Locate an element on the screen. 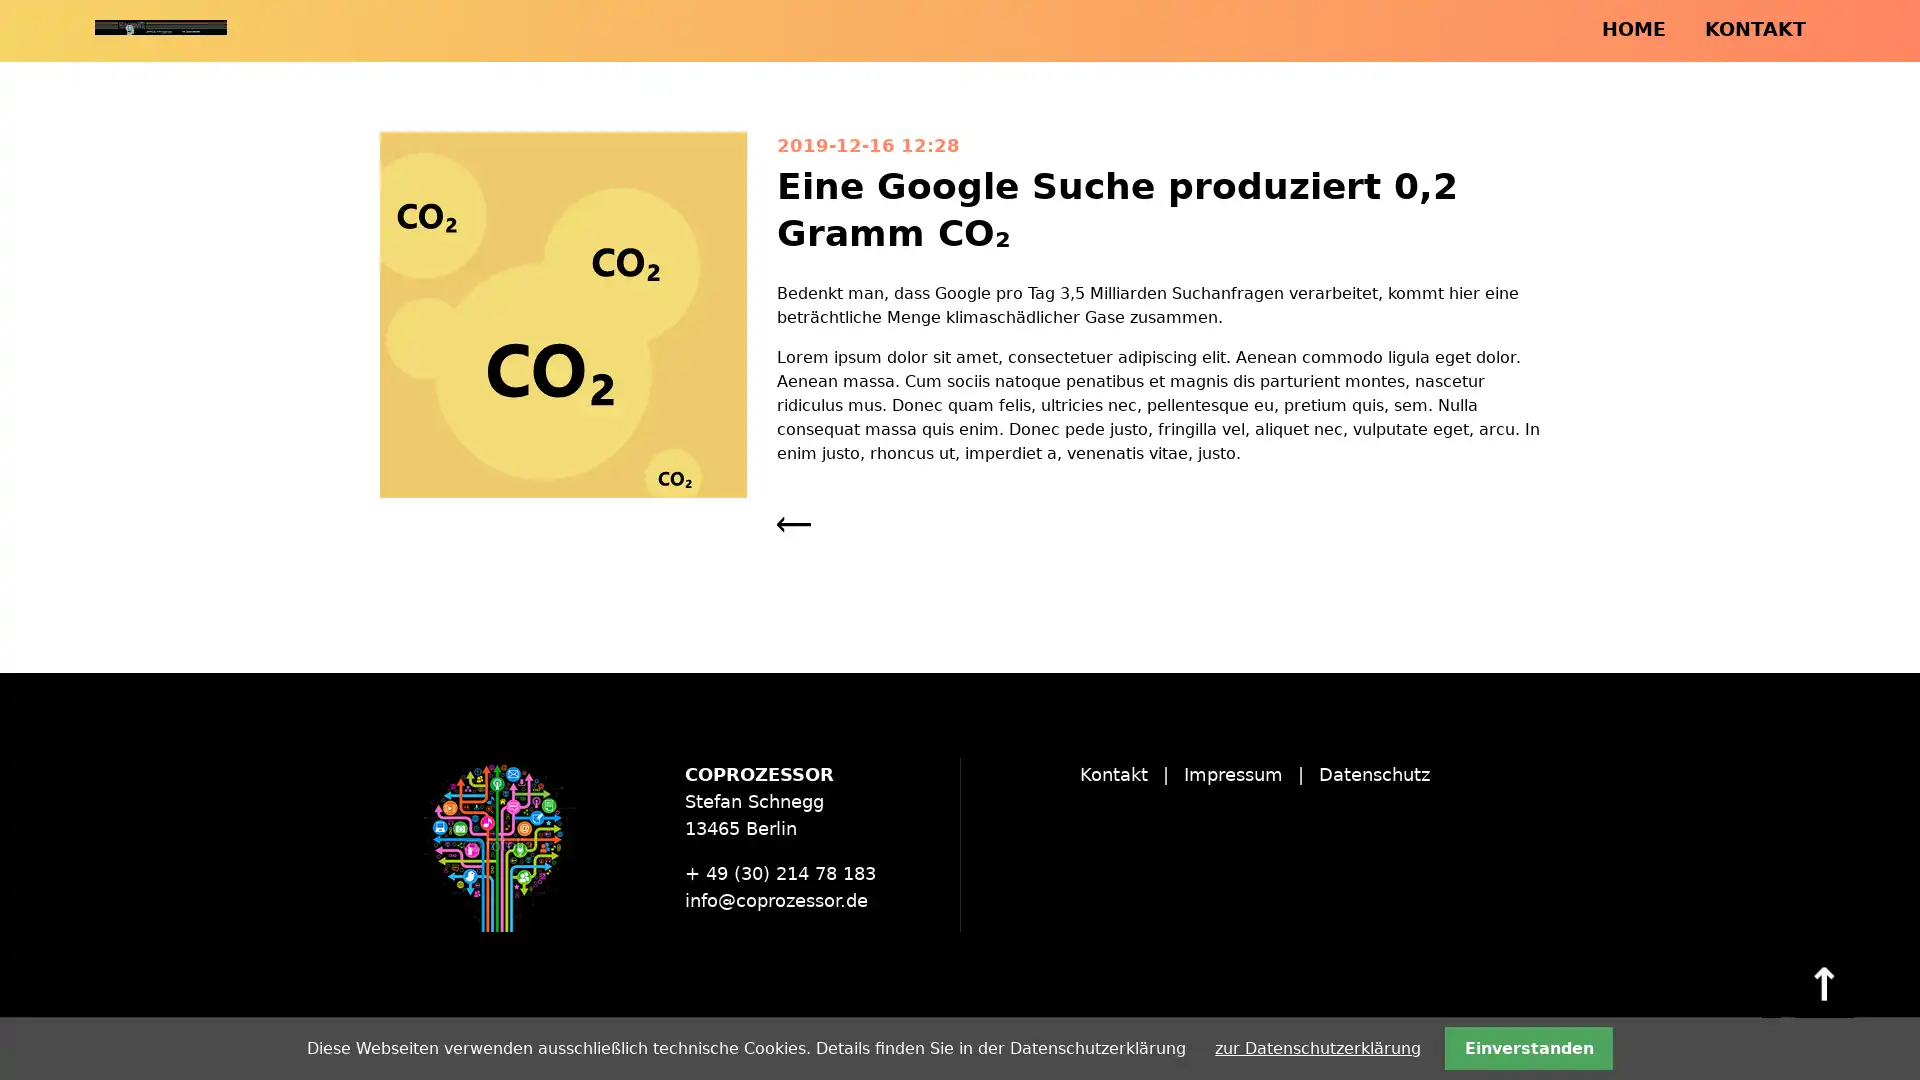 This screenshot has width=1920, height=1080. Einverstanden is located at coordinates (1527, 1047).